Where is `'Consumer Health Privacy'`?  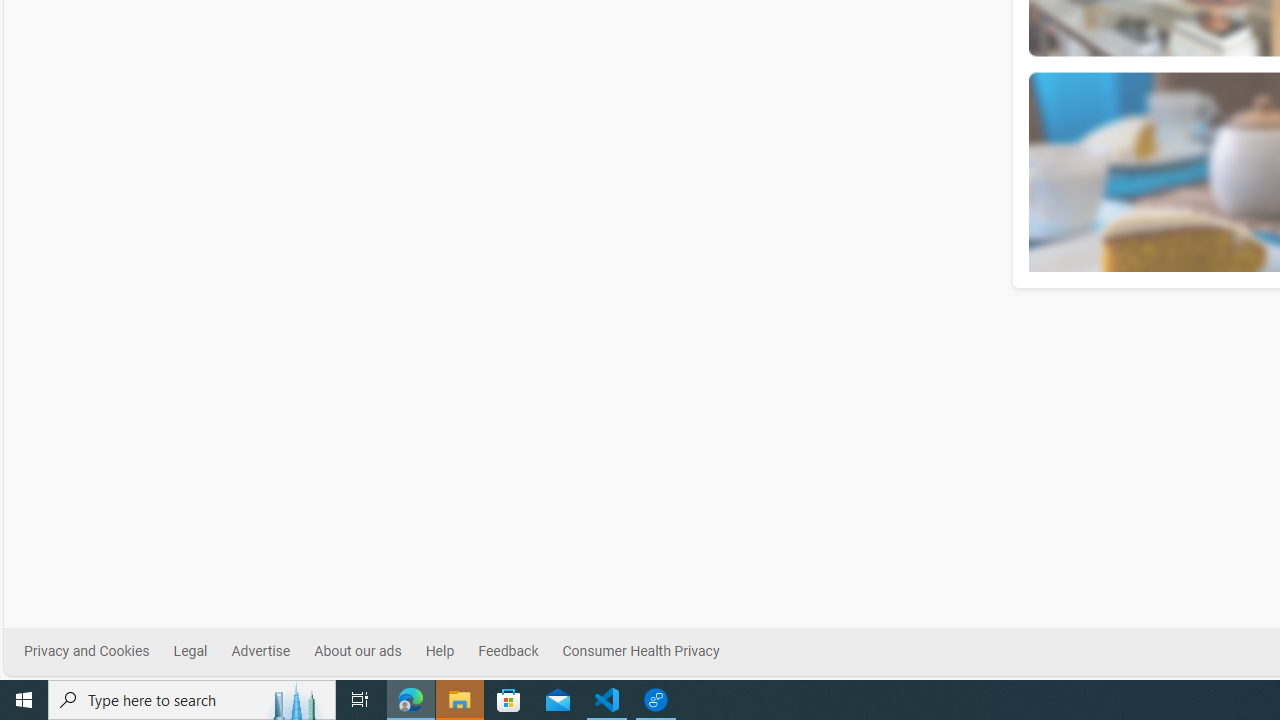 'Consumer Health Privacy' is located at coordinates (640, 651).